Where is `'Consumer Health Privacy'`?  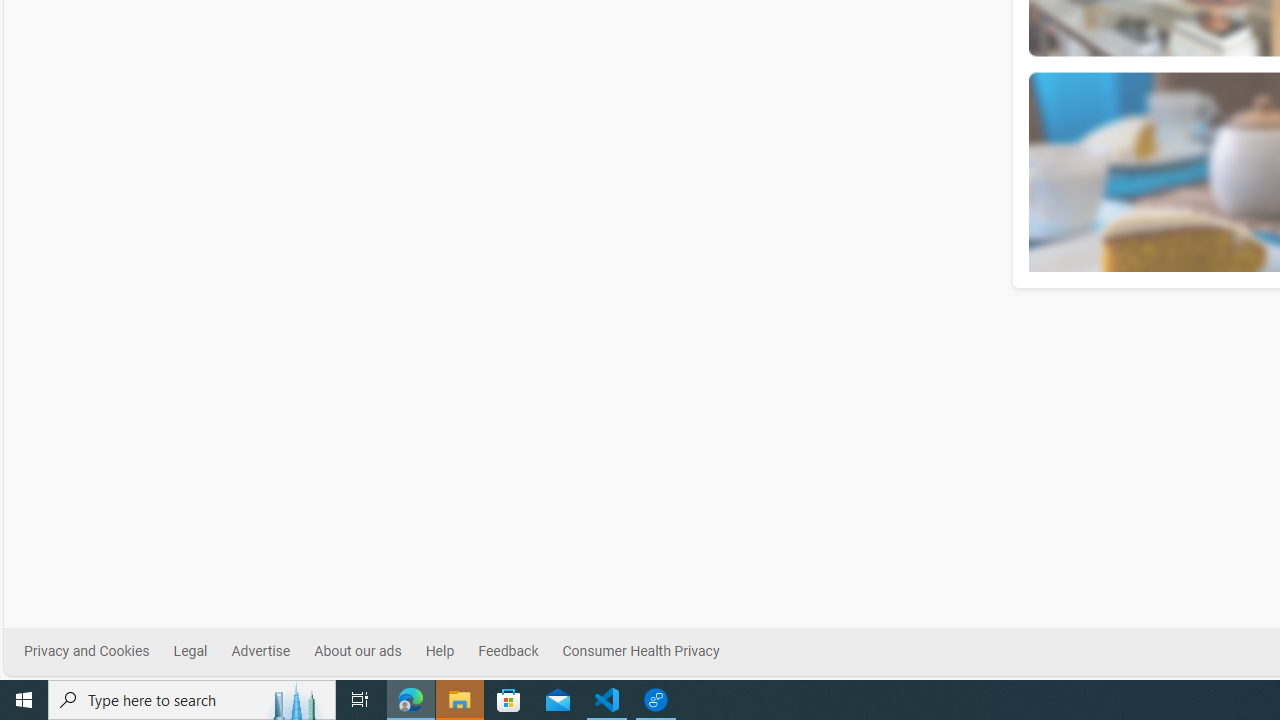 'Consumer Health Privacy' is located at coordinates (640, 651).